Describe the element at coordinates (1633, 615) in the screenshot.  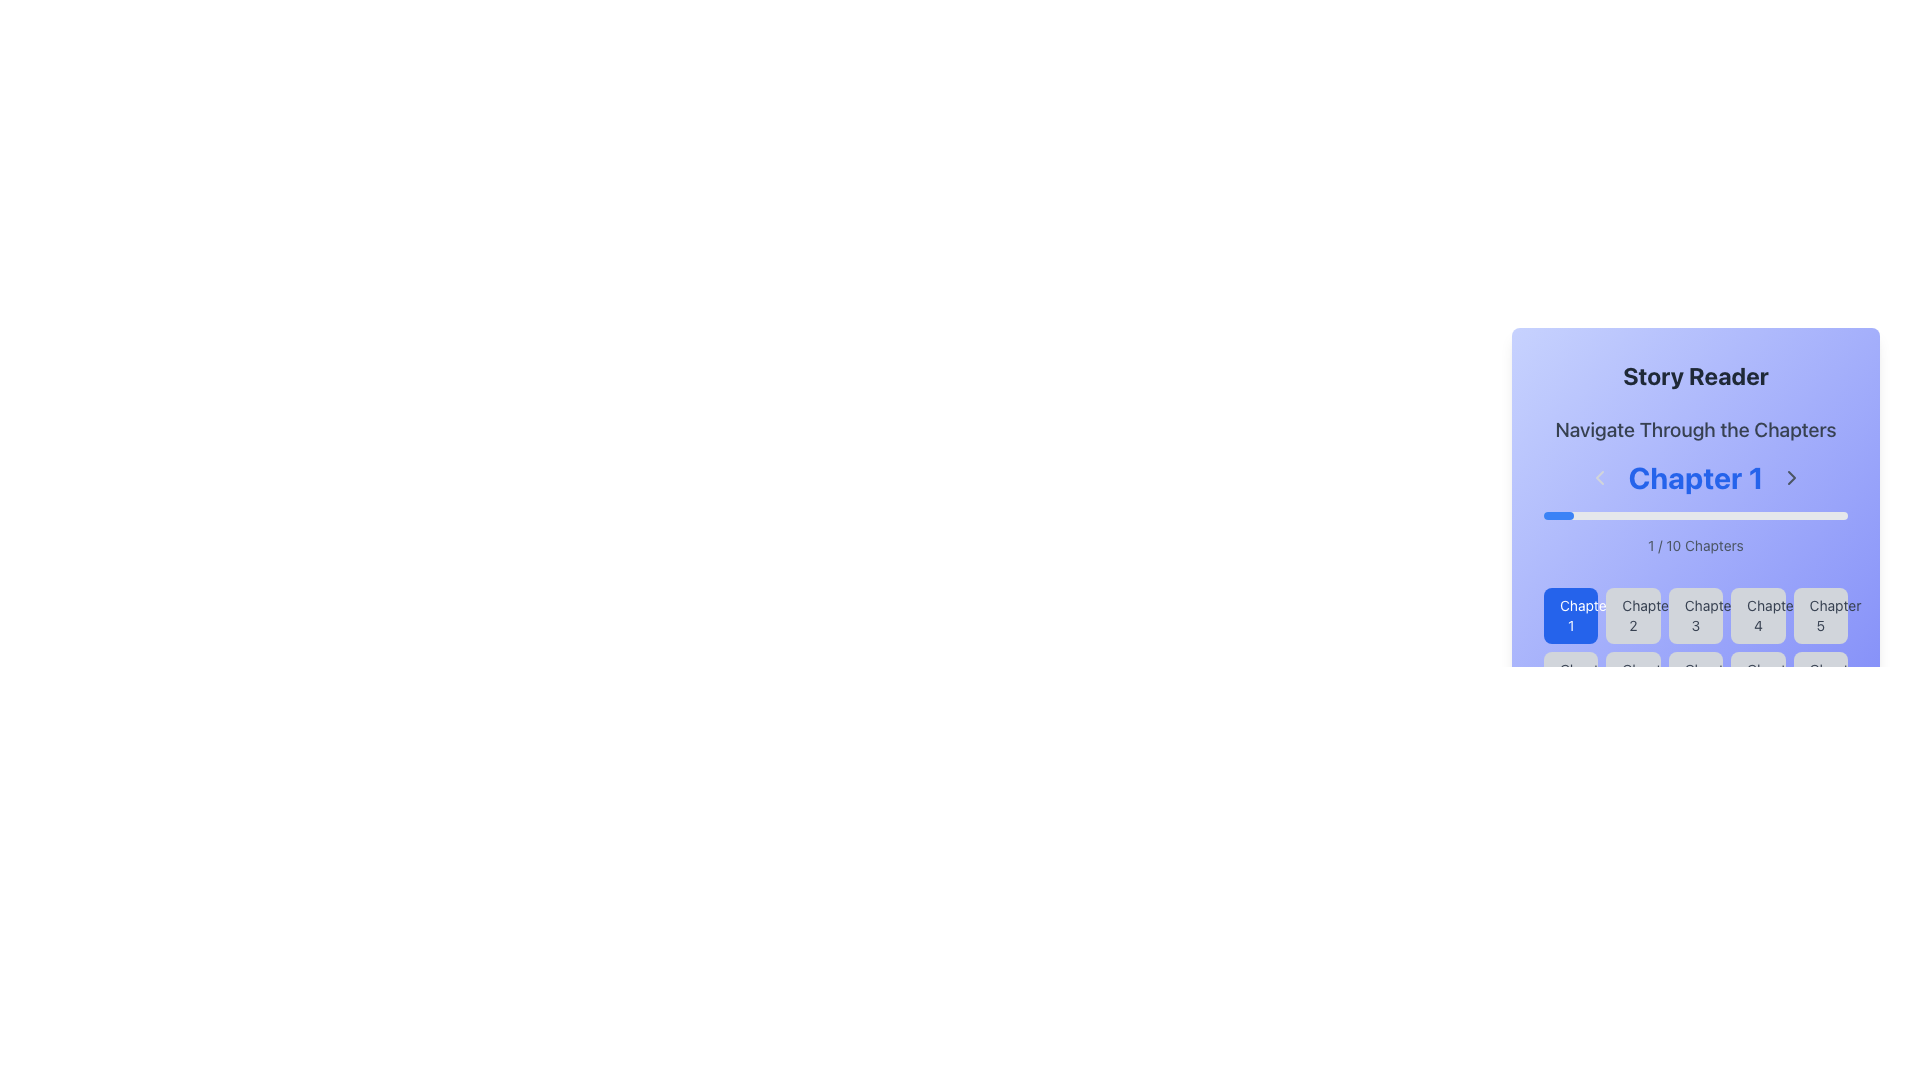
I see `the 'Chapter 2' button, which is a rectangular button with a light gray background and darker gray text` at that location.